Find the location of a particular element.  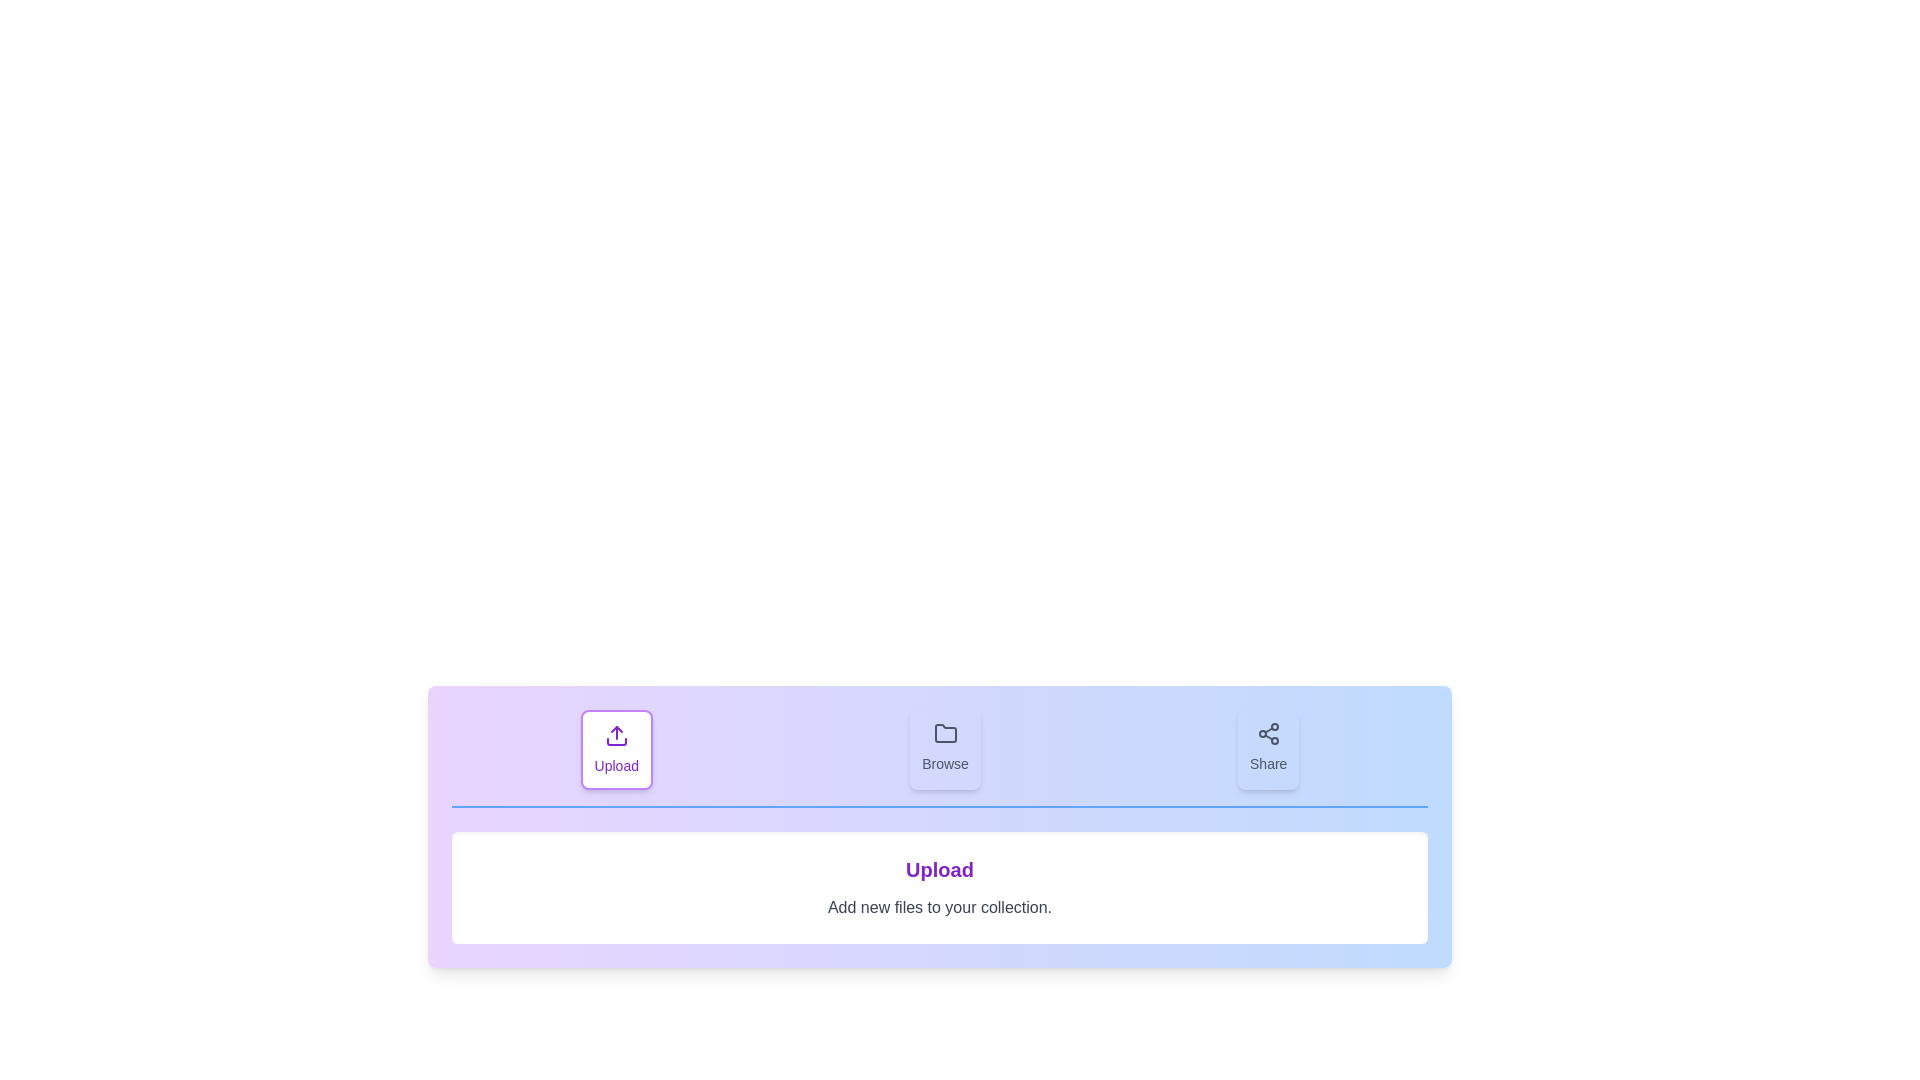

the Upload tab is located at coordinates (615, 749).